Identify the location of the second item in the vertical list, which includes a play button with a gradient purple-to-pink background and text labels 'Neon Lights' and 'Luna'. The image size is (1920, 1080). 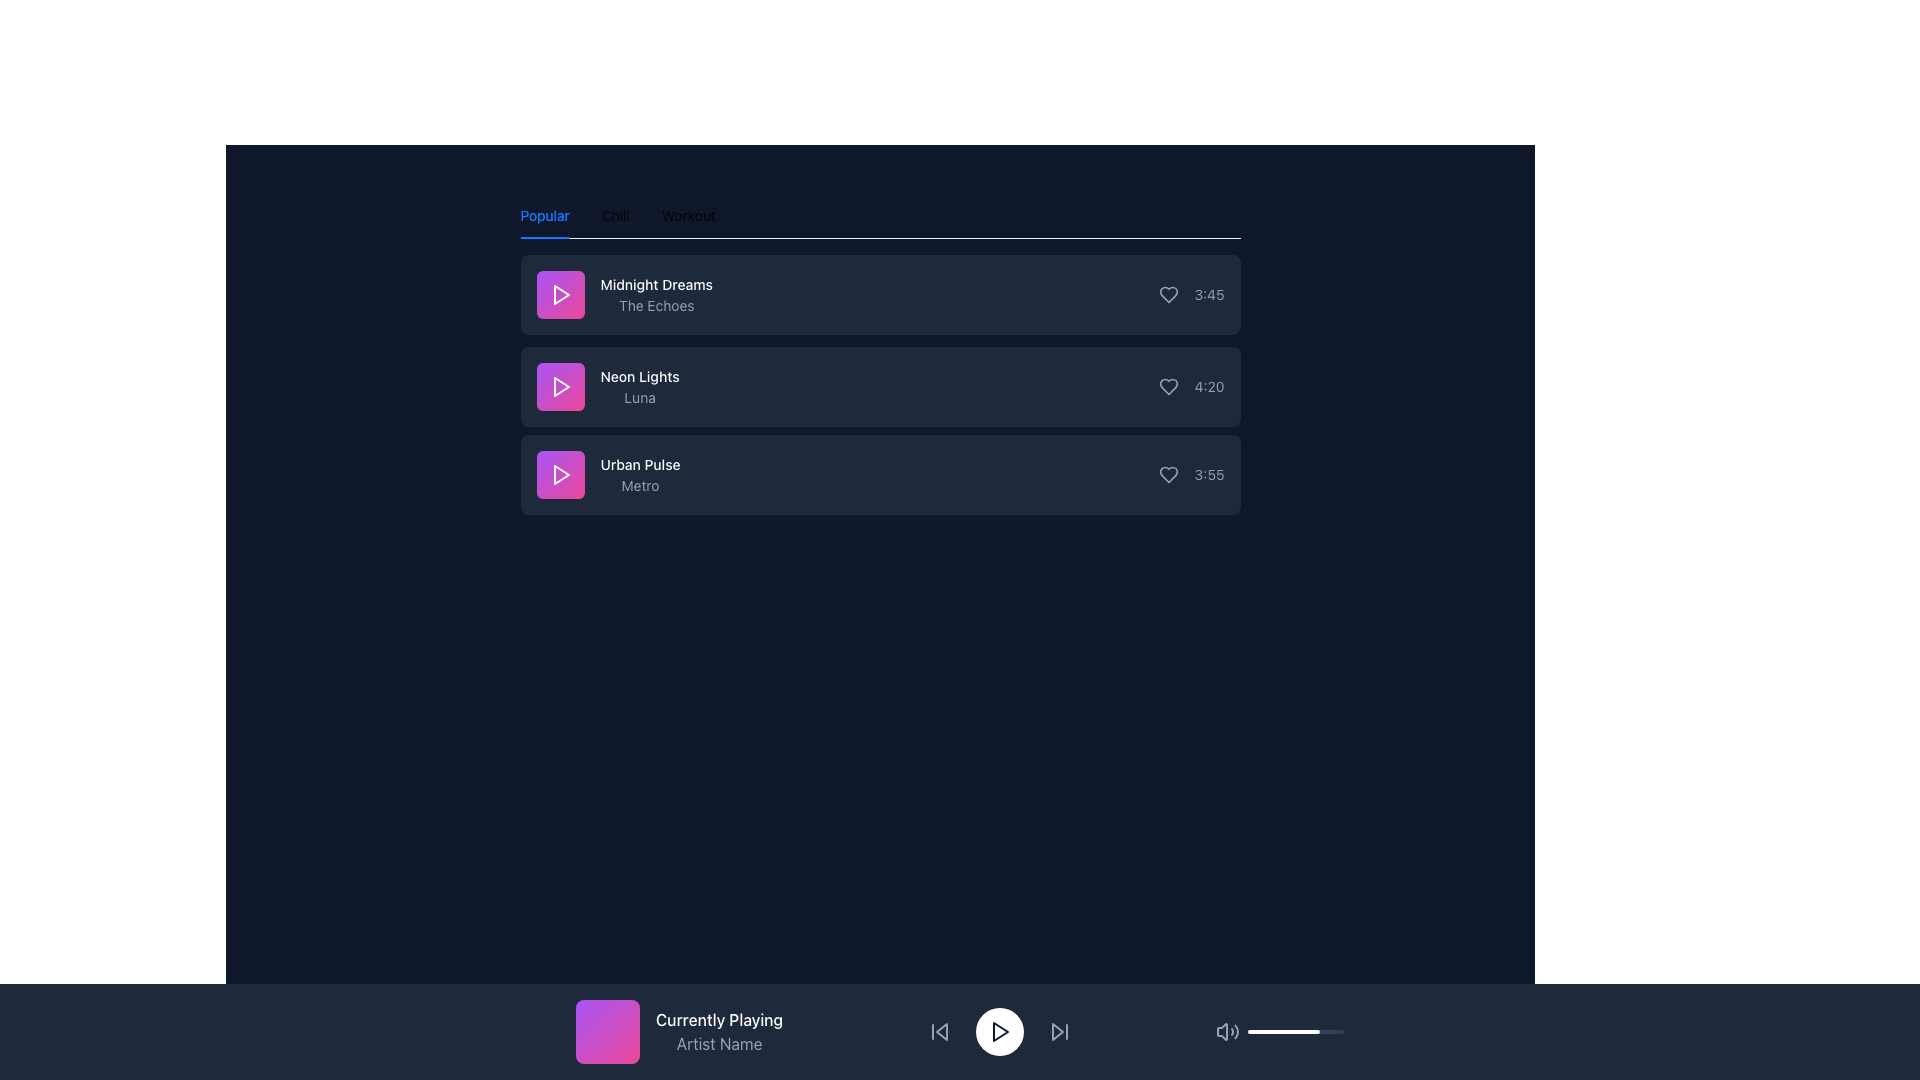
(607, 386).